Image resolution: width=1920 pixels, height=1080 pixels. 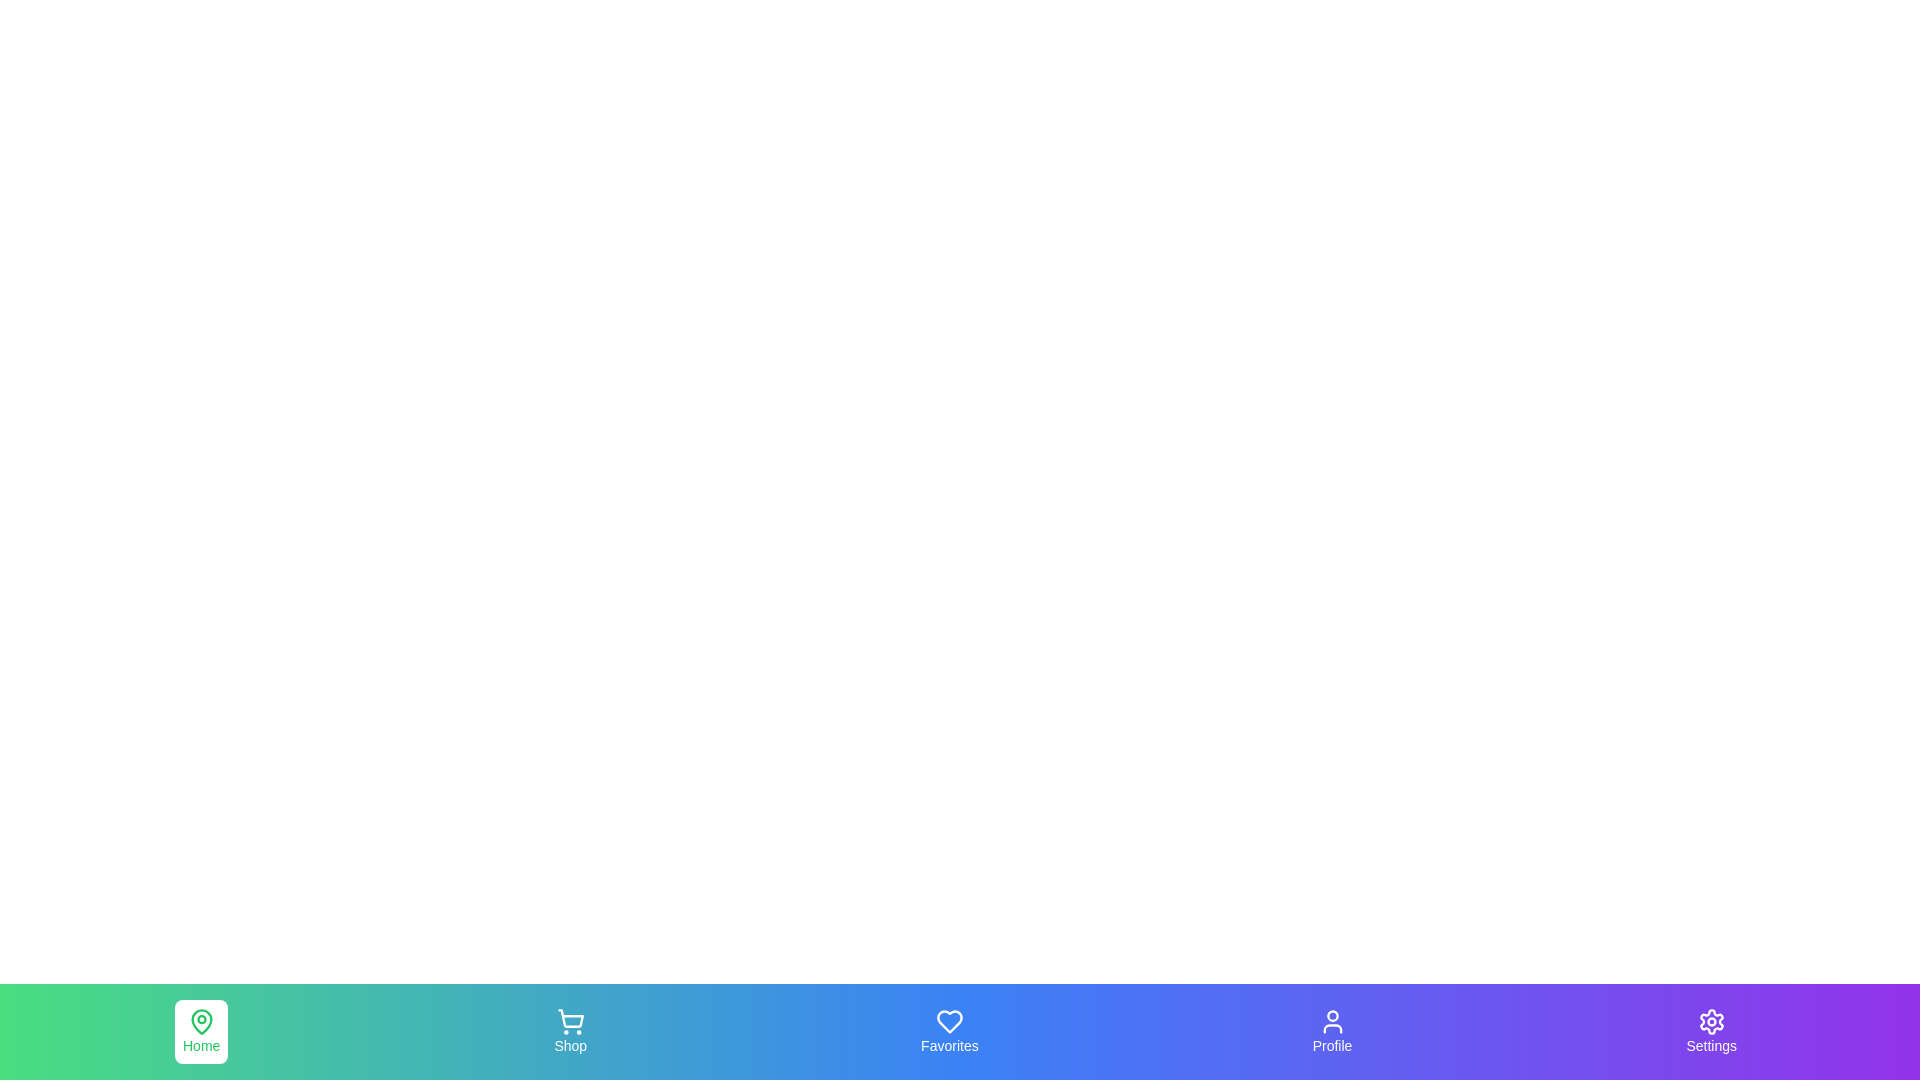 What do you see at coordinates (948, 1032) in the screenshot?
I see `the Favorites tab in the navigation bar` at bounding box center [948, 1032].